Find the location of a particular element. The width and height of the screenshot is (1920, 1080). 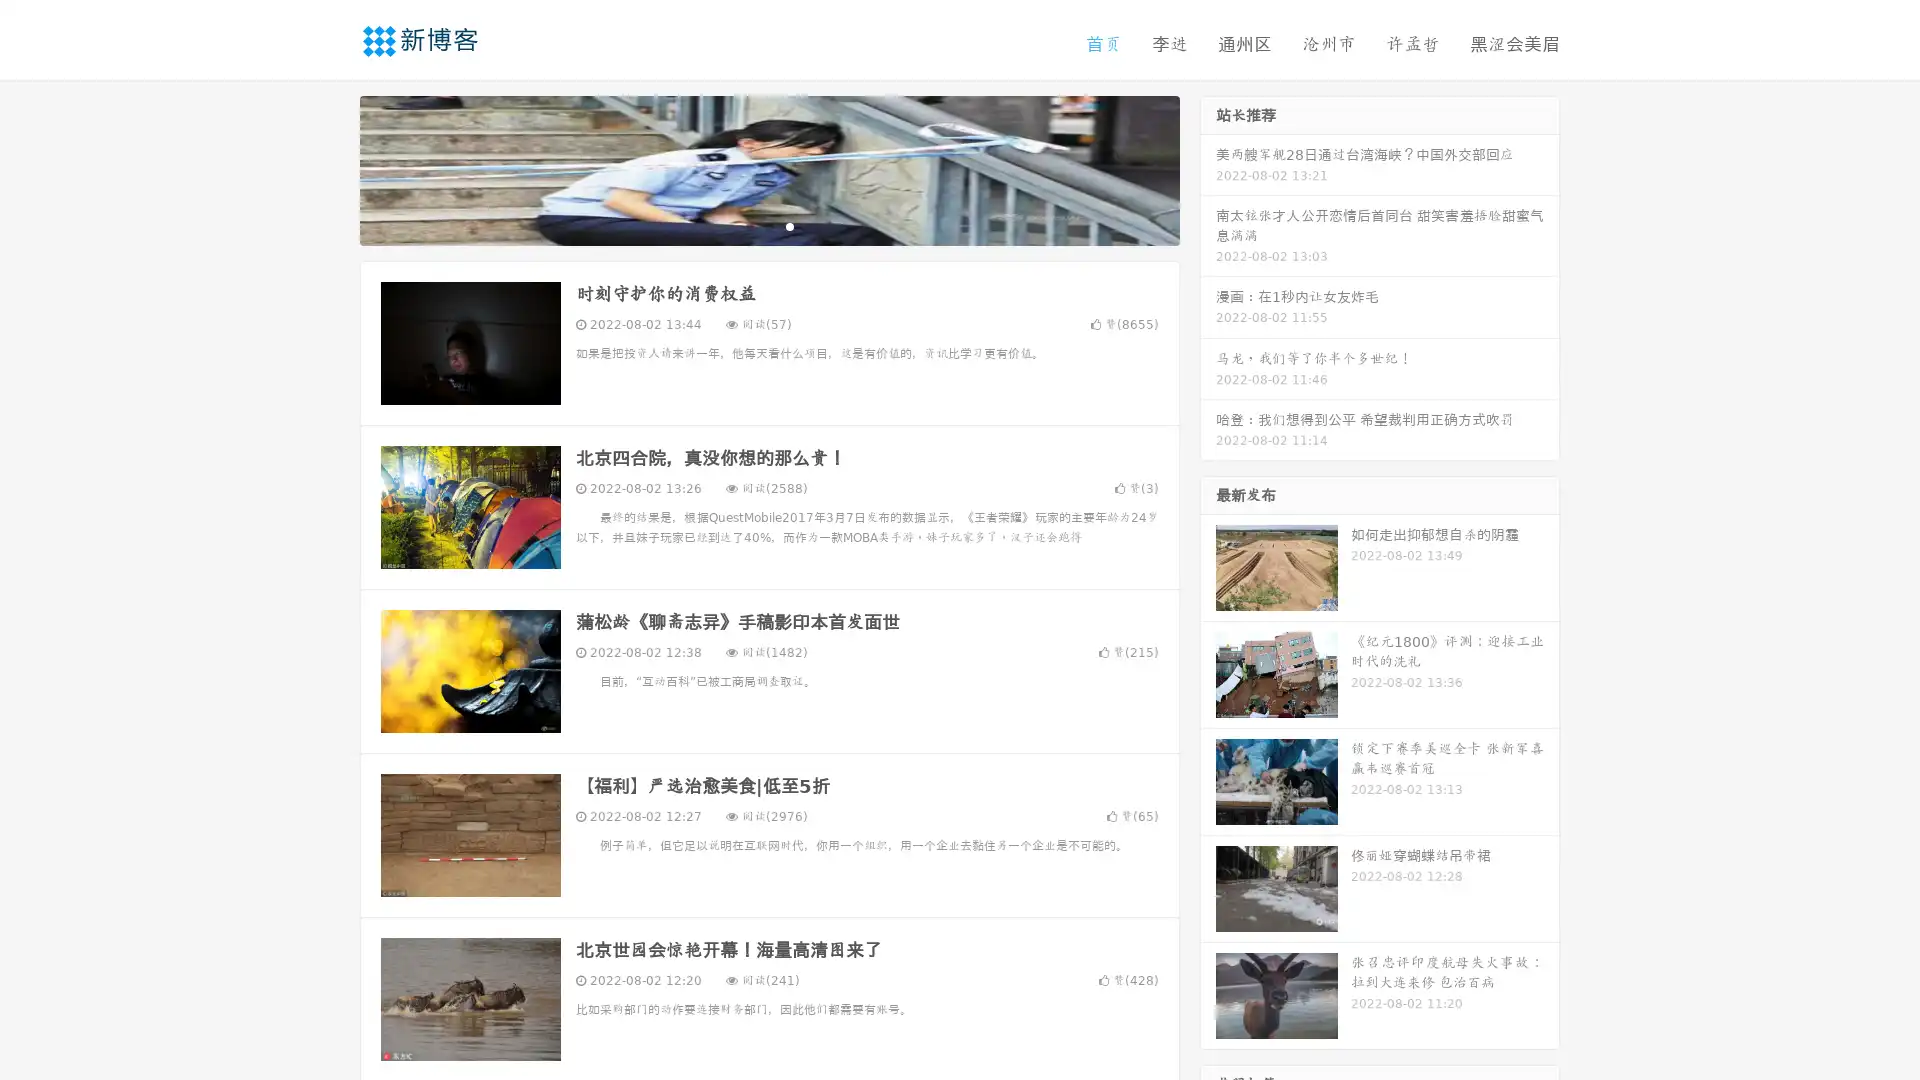

Previous slide is located at coordinates (330, 168).